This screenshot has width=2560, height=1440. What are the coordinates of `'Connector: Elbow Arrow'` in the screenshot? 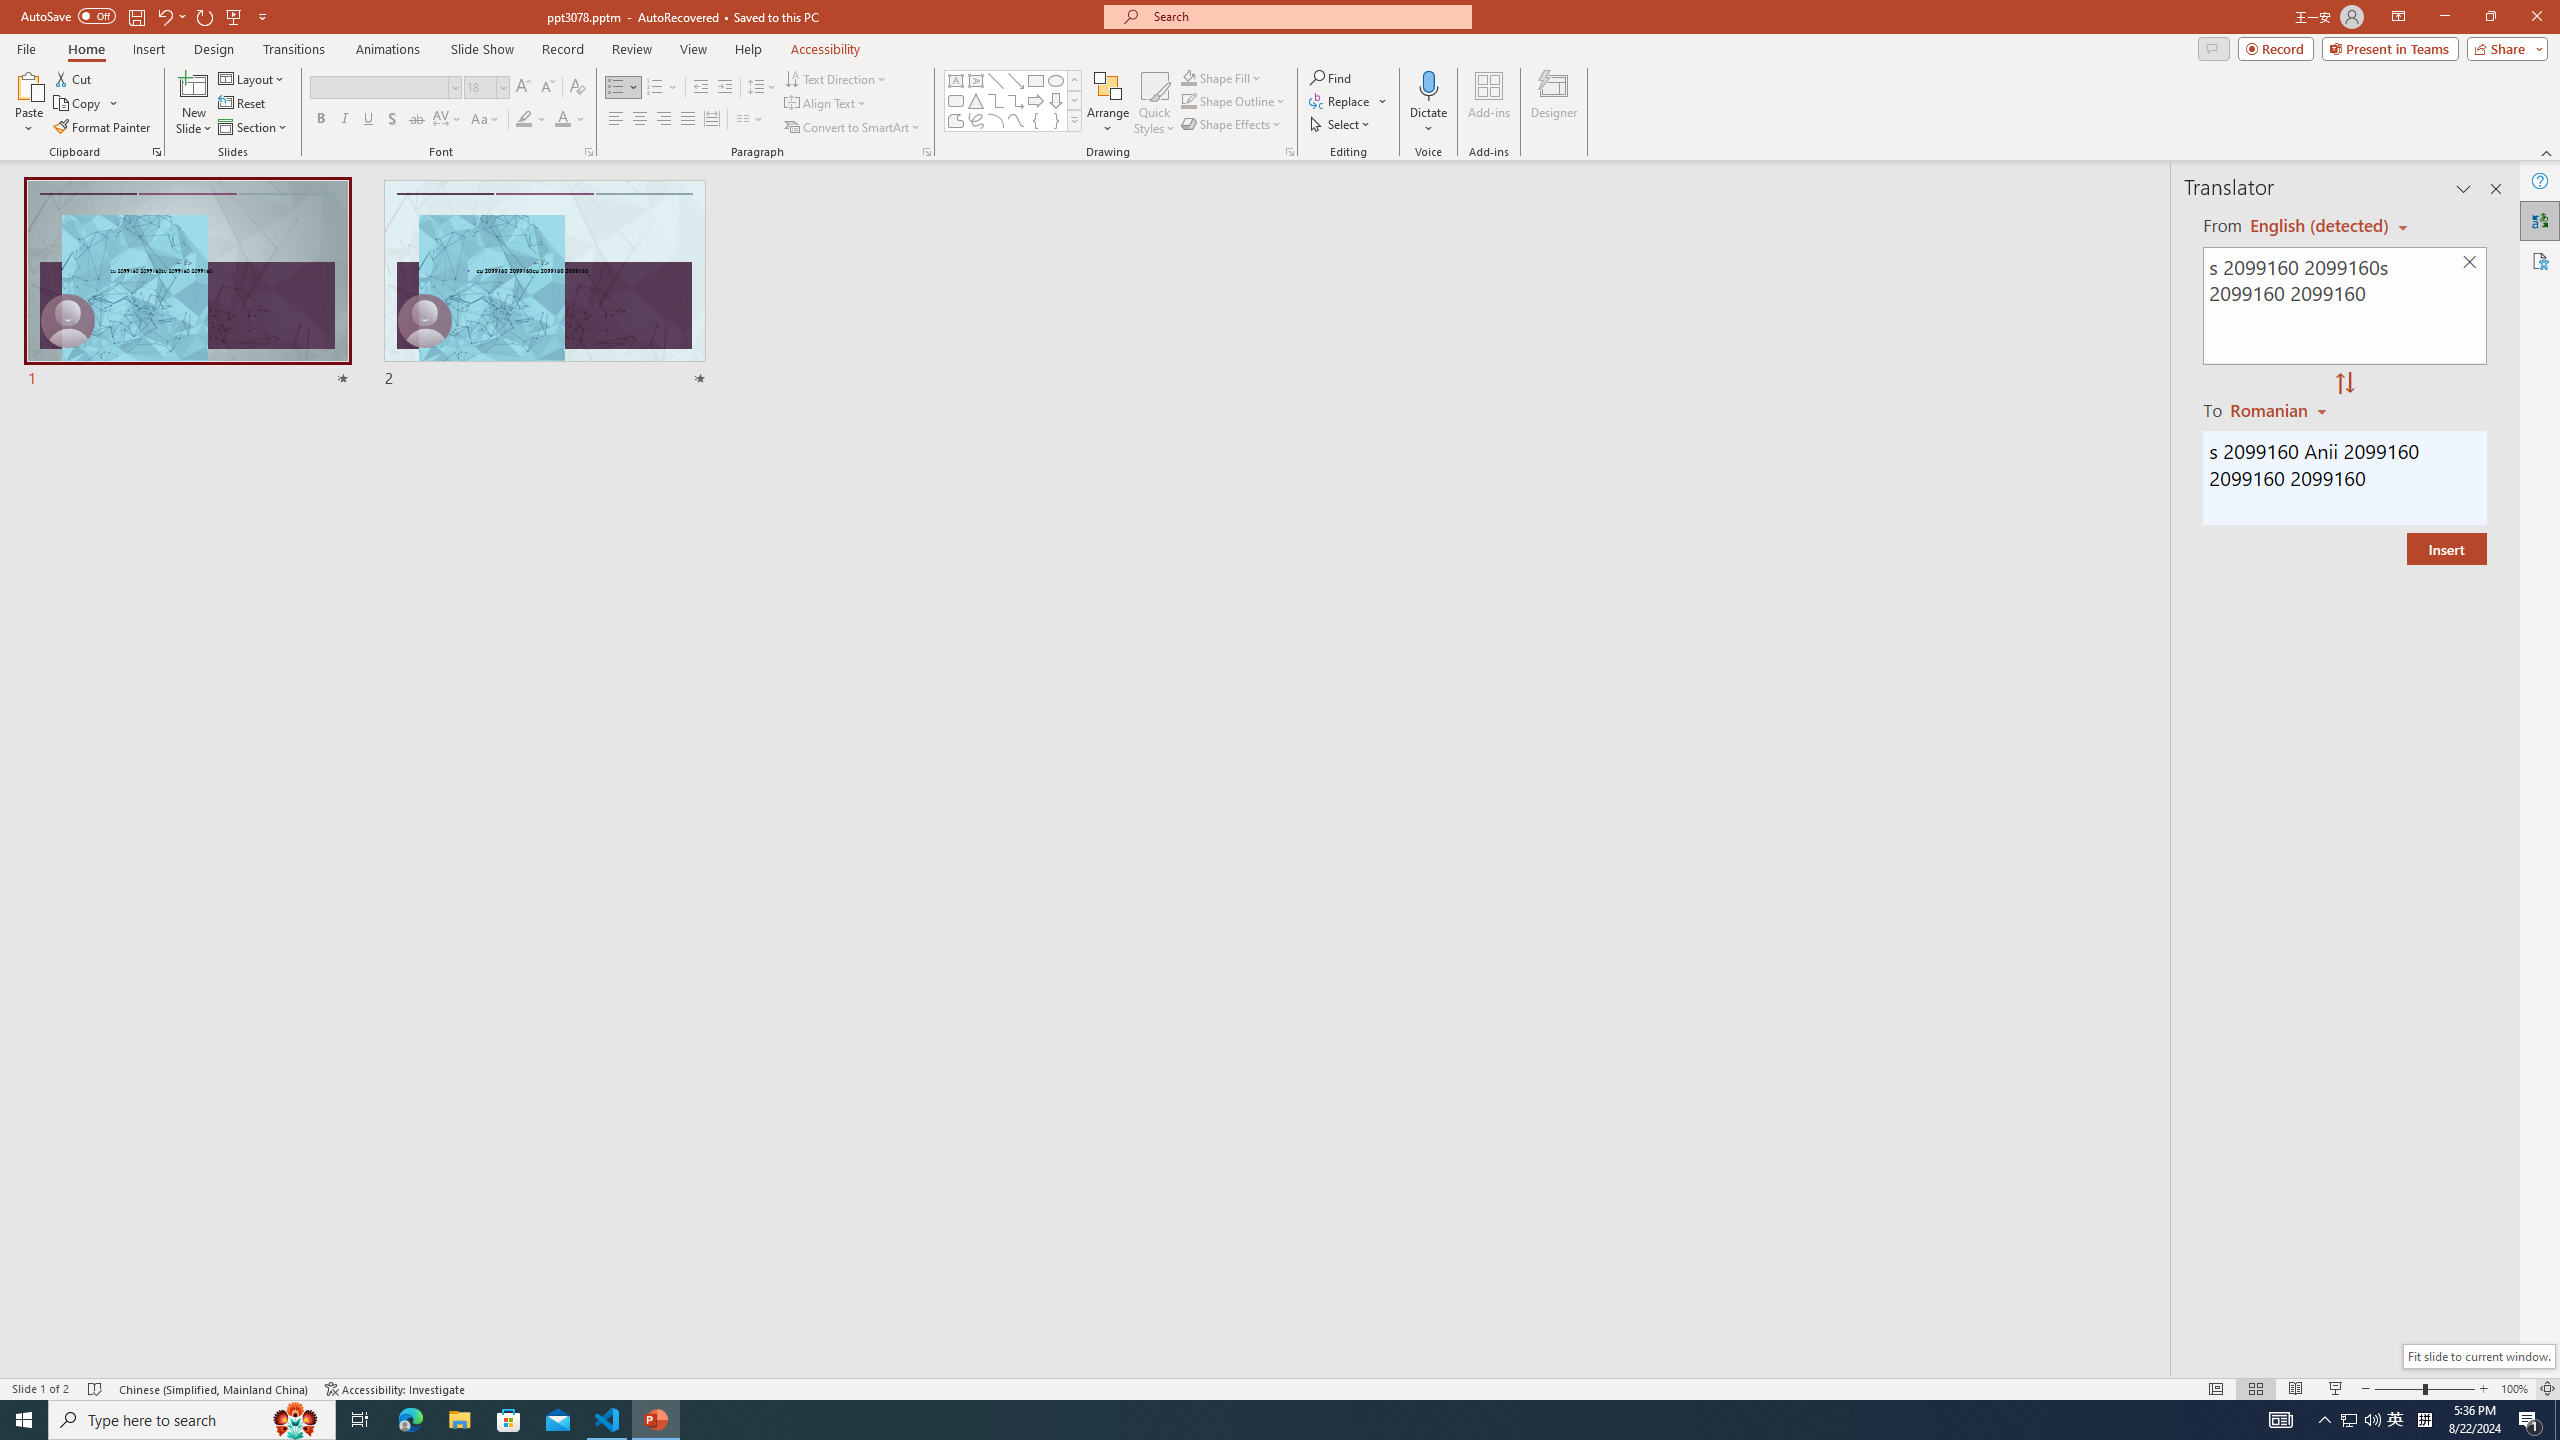 It's located at (1015, 99).